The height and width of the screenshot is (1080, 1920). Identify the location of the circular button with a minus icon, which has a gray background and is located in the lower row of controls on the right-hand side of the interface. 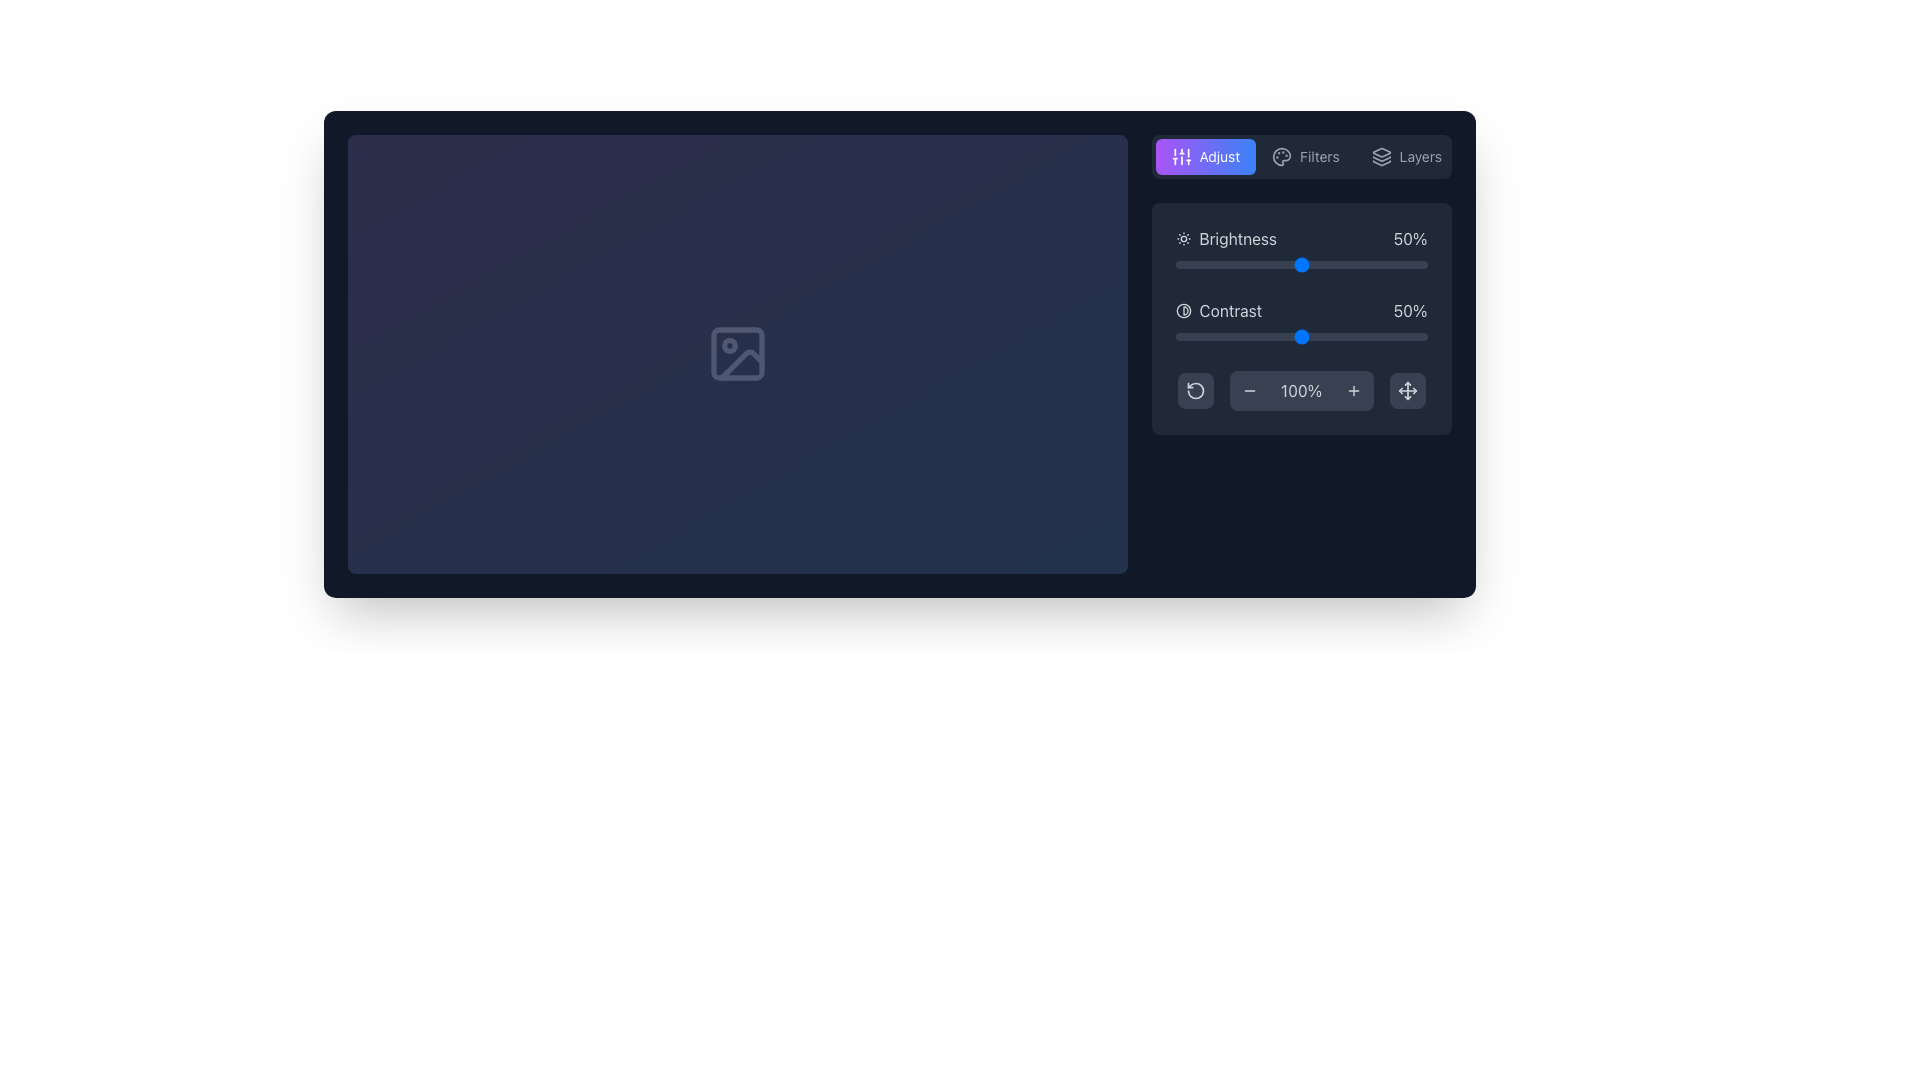
(1248, 390).